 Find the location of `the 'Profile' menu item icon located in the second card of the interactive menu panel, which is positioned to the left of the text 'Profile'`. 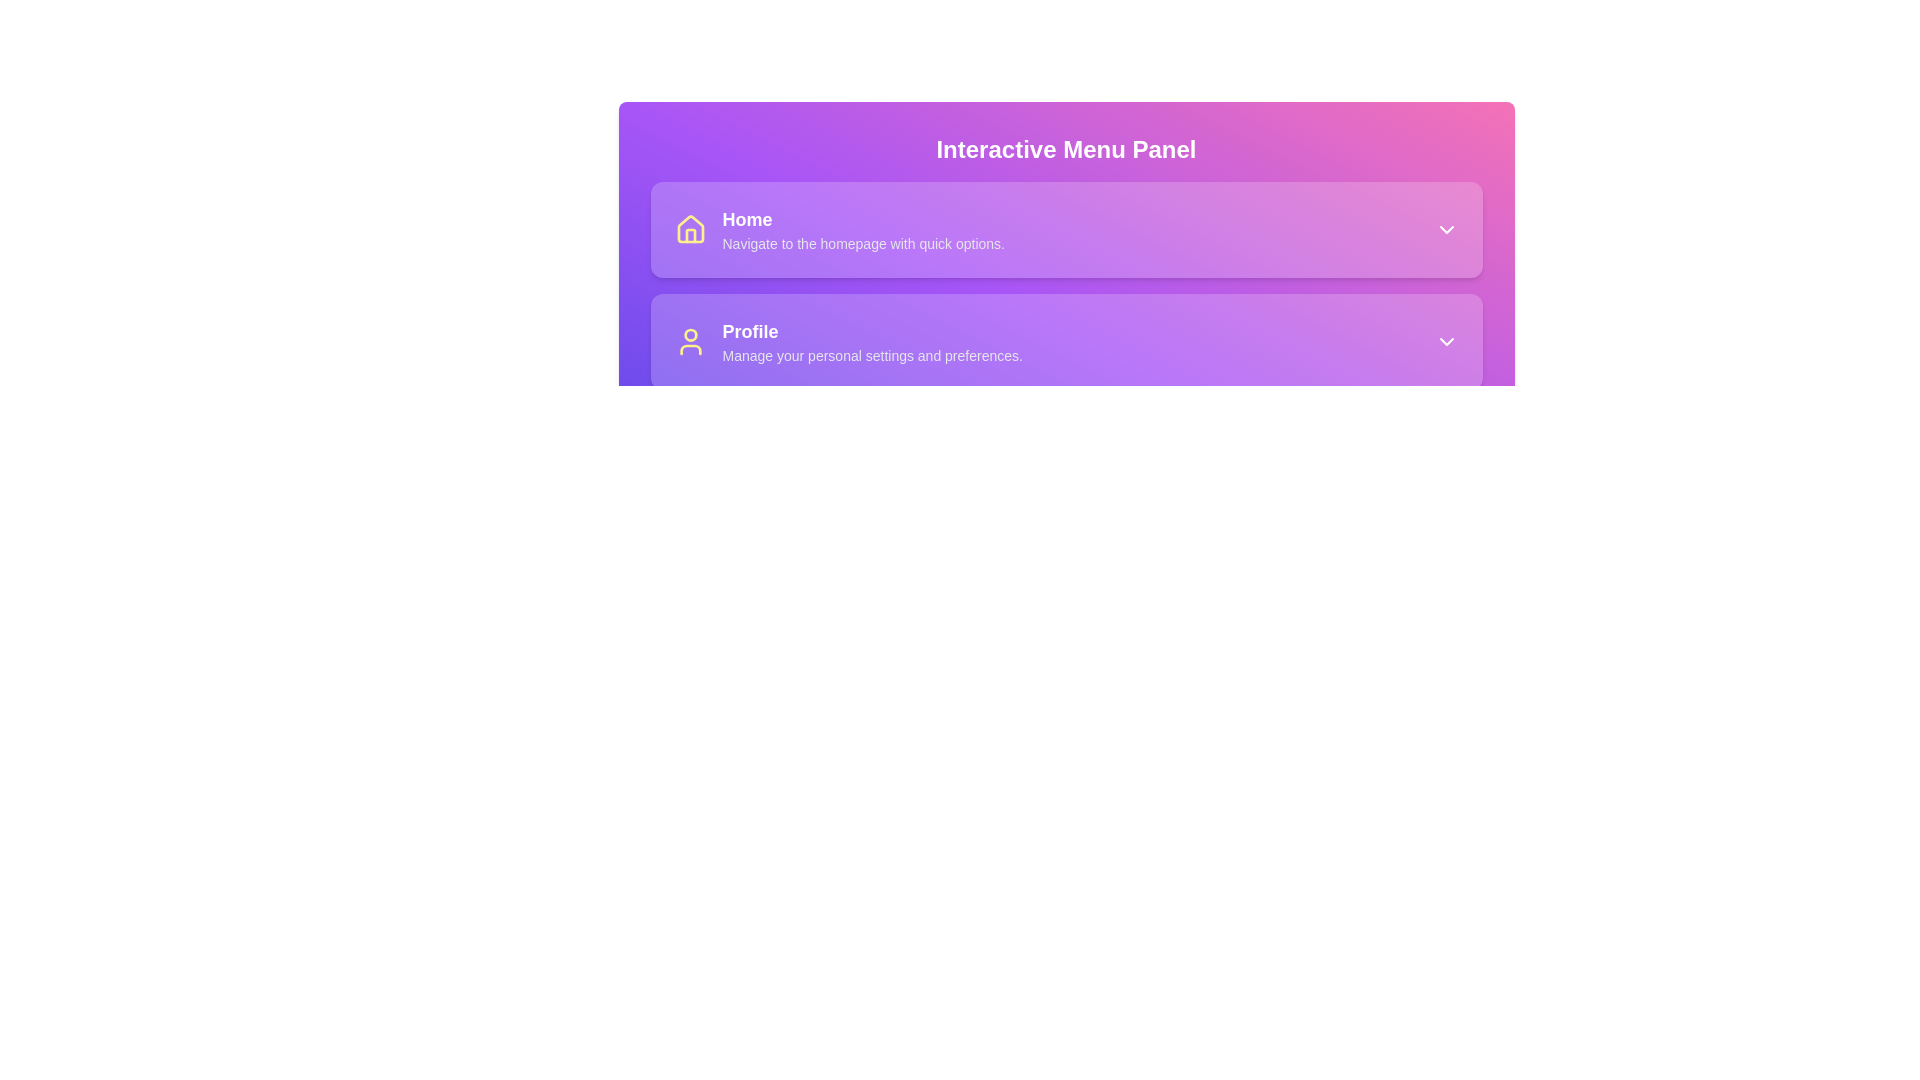

the 'Profile' menu item icon located in the second card of the interactive menu panel, which is positioned to the left of the text 'Profile' is located at coordinates (690, 341).